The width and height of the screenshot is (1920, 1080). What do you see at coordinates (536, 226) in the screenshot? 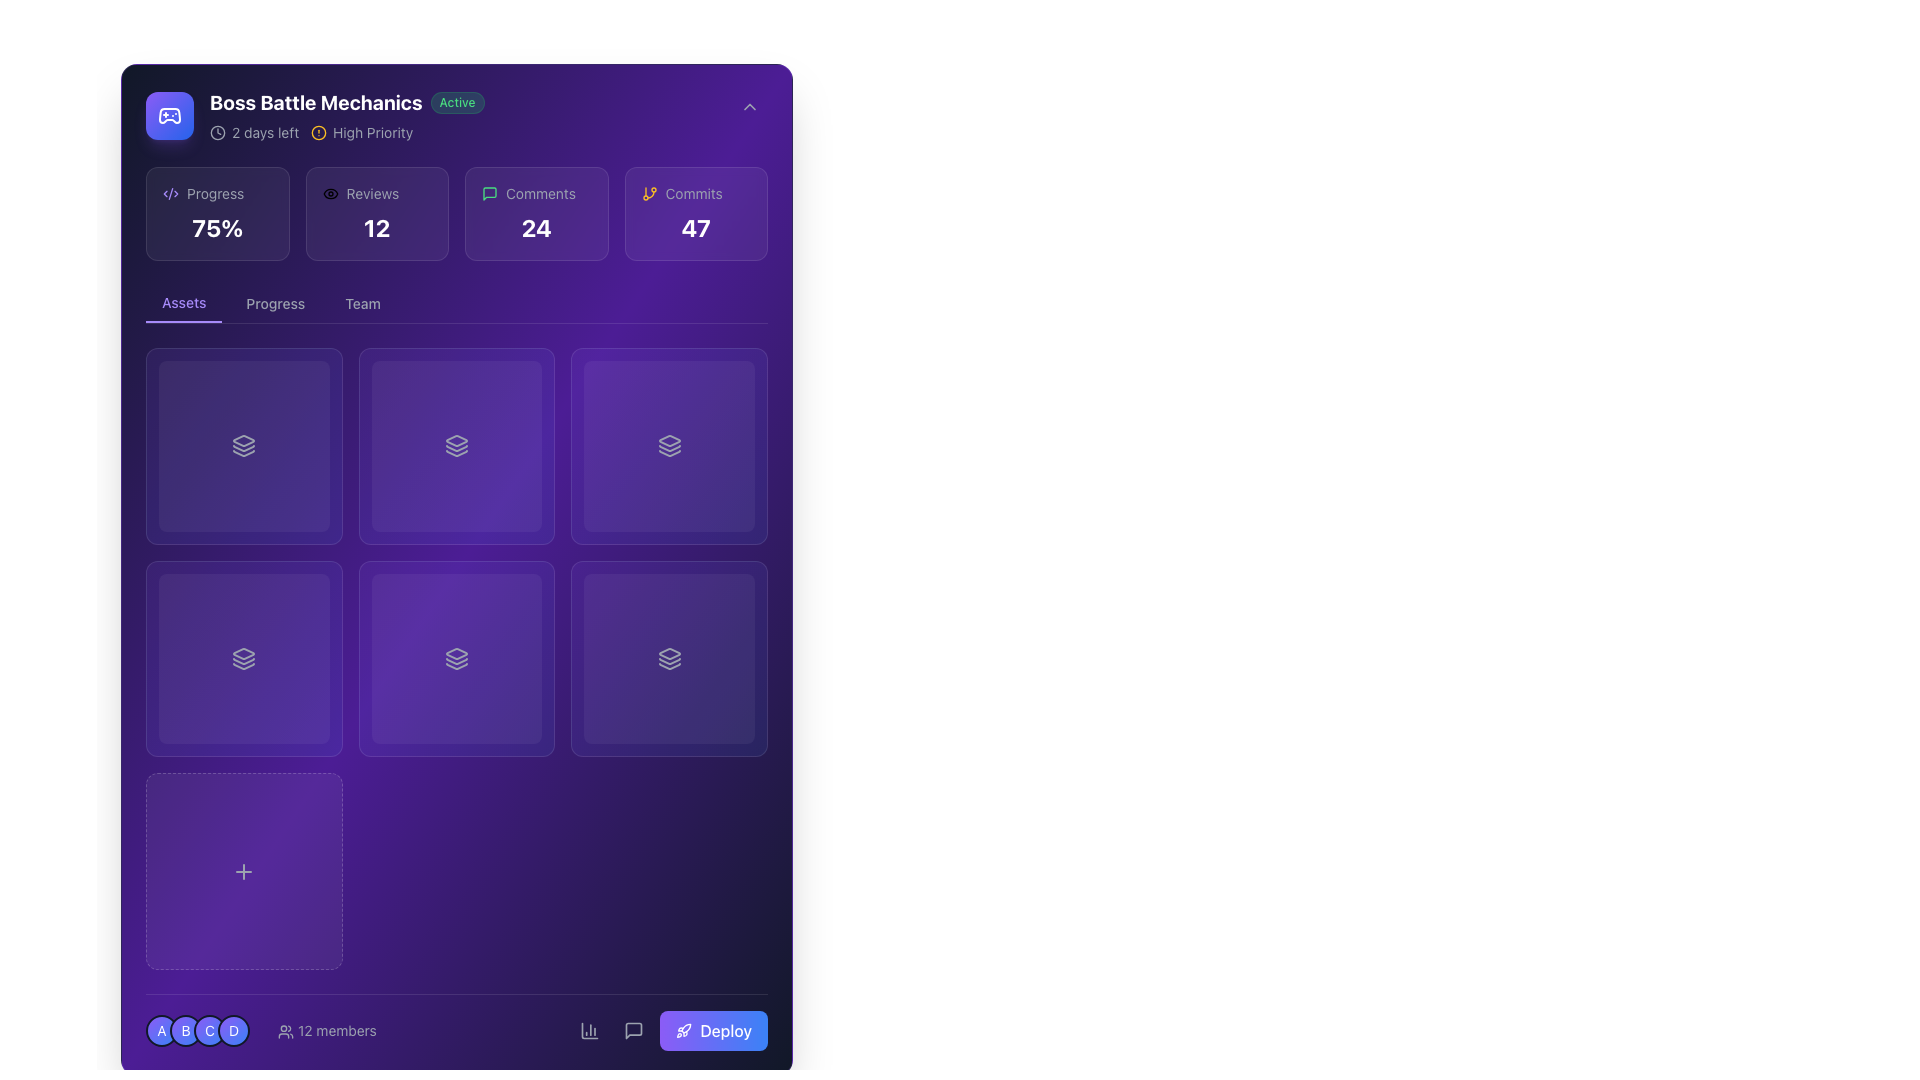
I see `the static text element that displays the comment count within the 'Comments' card located in the upper interface area` at bounding box center [536, 226].